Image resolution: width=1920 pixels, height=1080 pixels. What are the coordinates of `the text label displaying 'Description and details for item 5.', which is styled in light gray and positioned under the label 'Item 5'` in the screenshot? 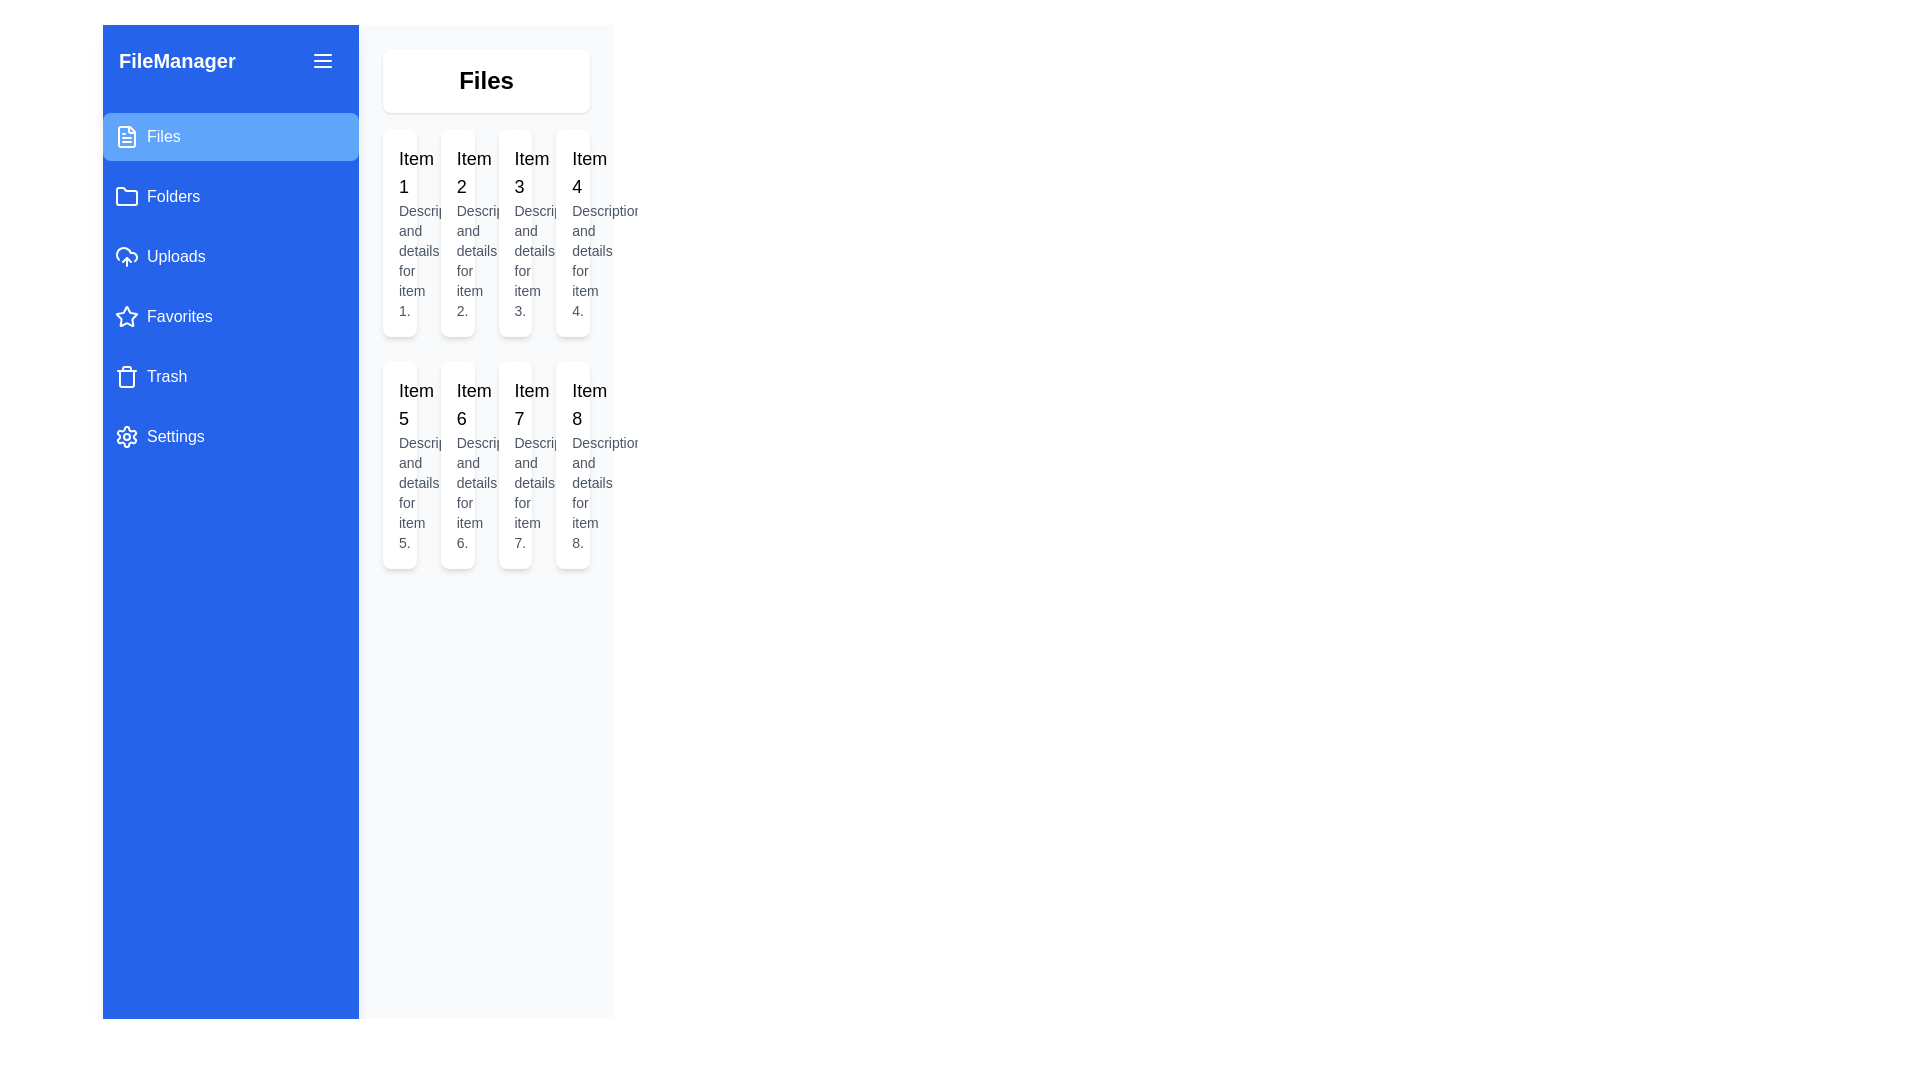 It's located at (399, 493).